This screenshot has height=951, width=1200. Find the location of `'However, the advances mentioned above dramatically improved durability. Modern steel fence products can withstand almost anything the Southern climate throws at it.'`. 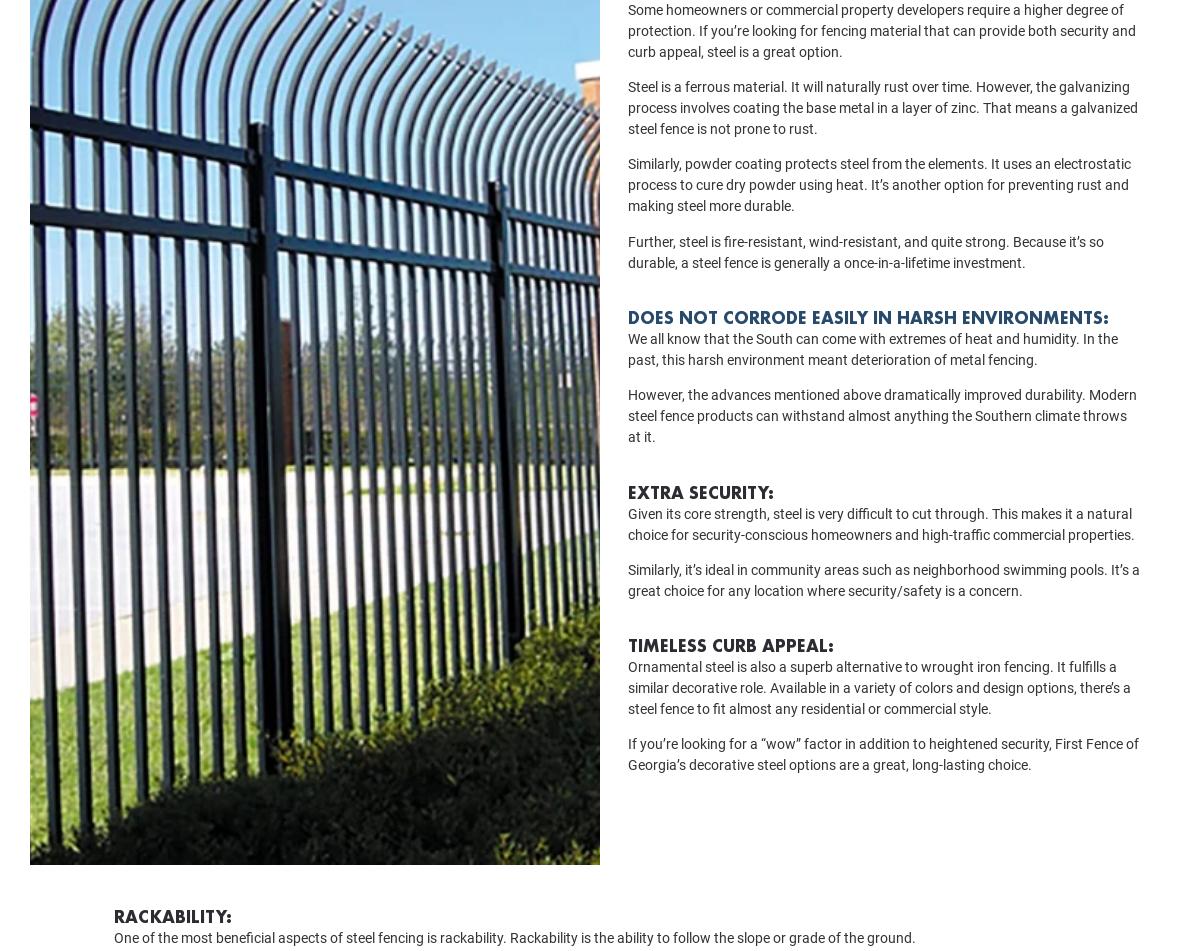

'However, the advances mentioned above dramatically improved durability. Modern steel fence products can withstand almost anything the Southern climate throws at it.' is located at coordinates (881, 444).